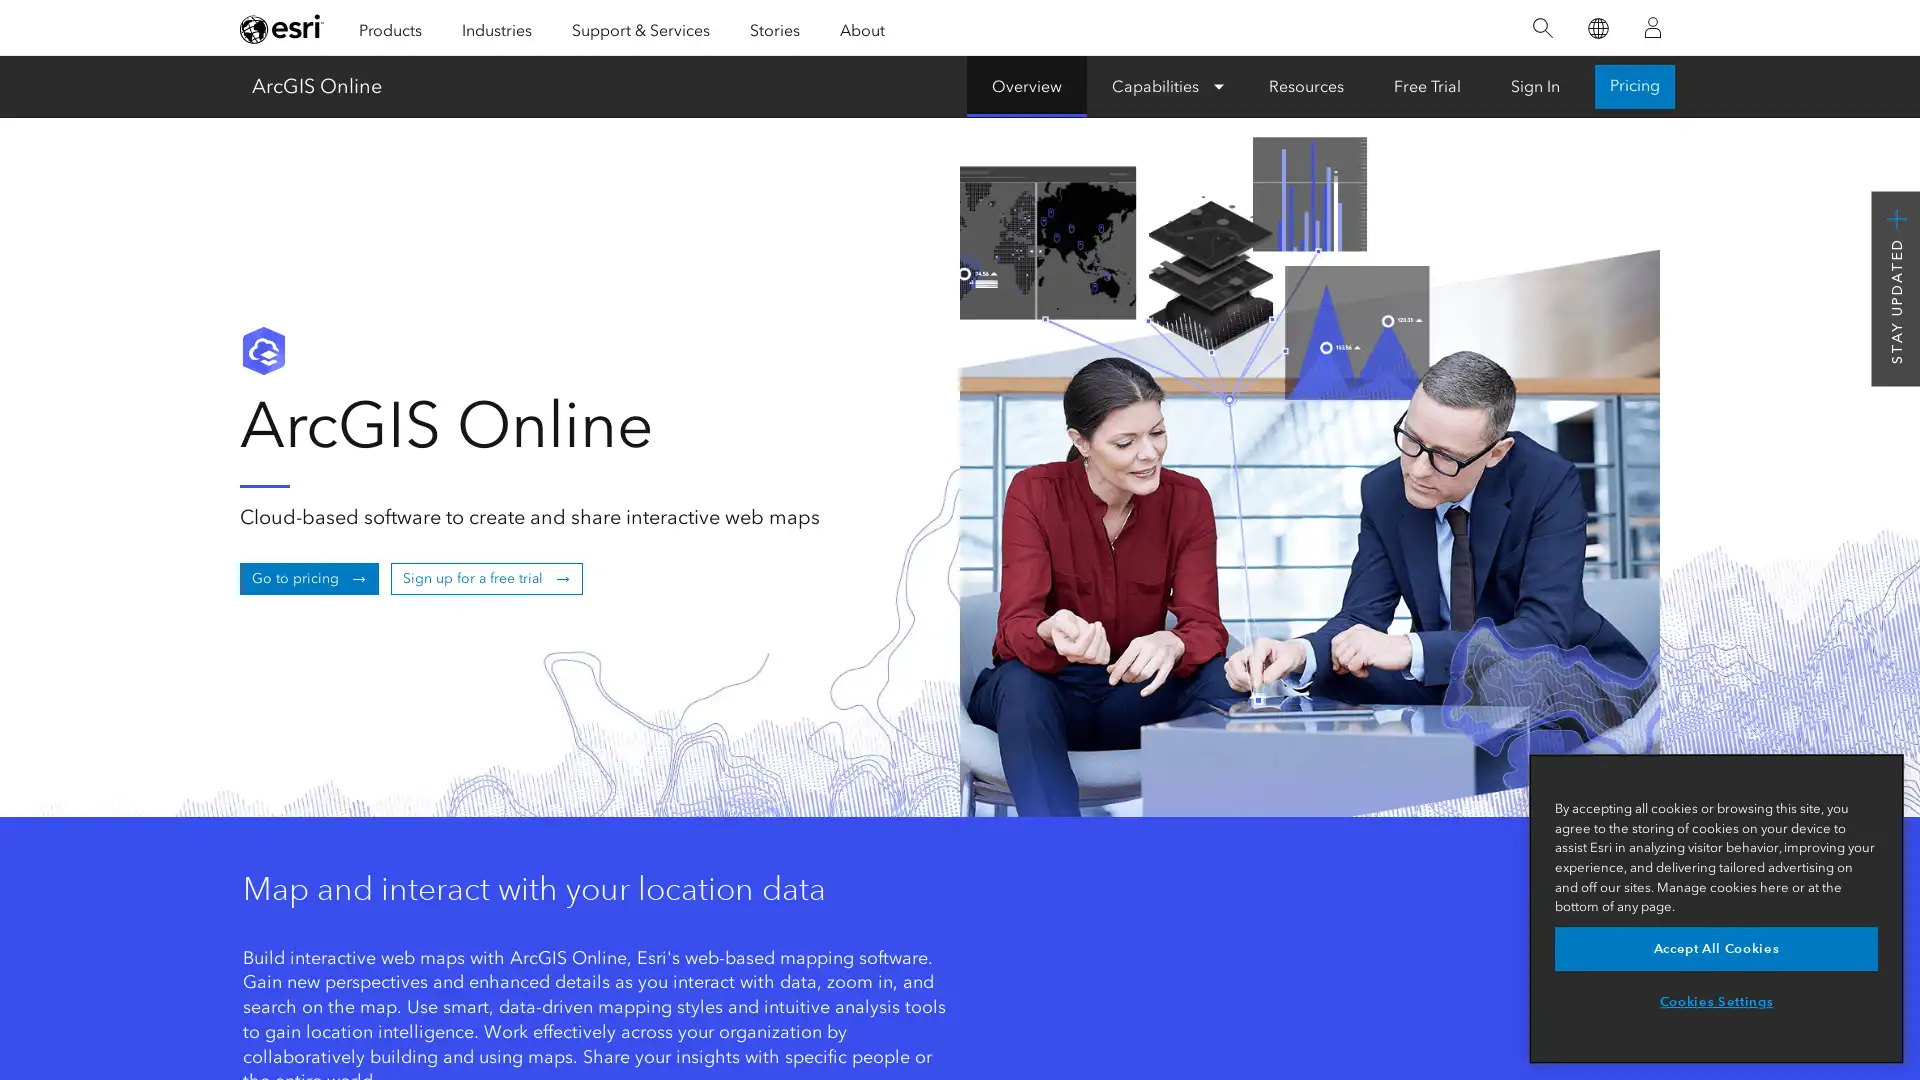 This screenshot has width=1920, height=1080. I want to click on Stories, so click(773, 27).